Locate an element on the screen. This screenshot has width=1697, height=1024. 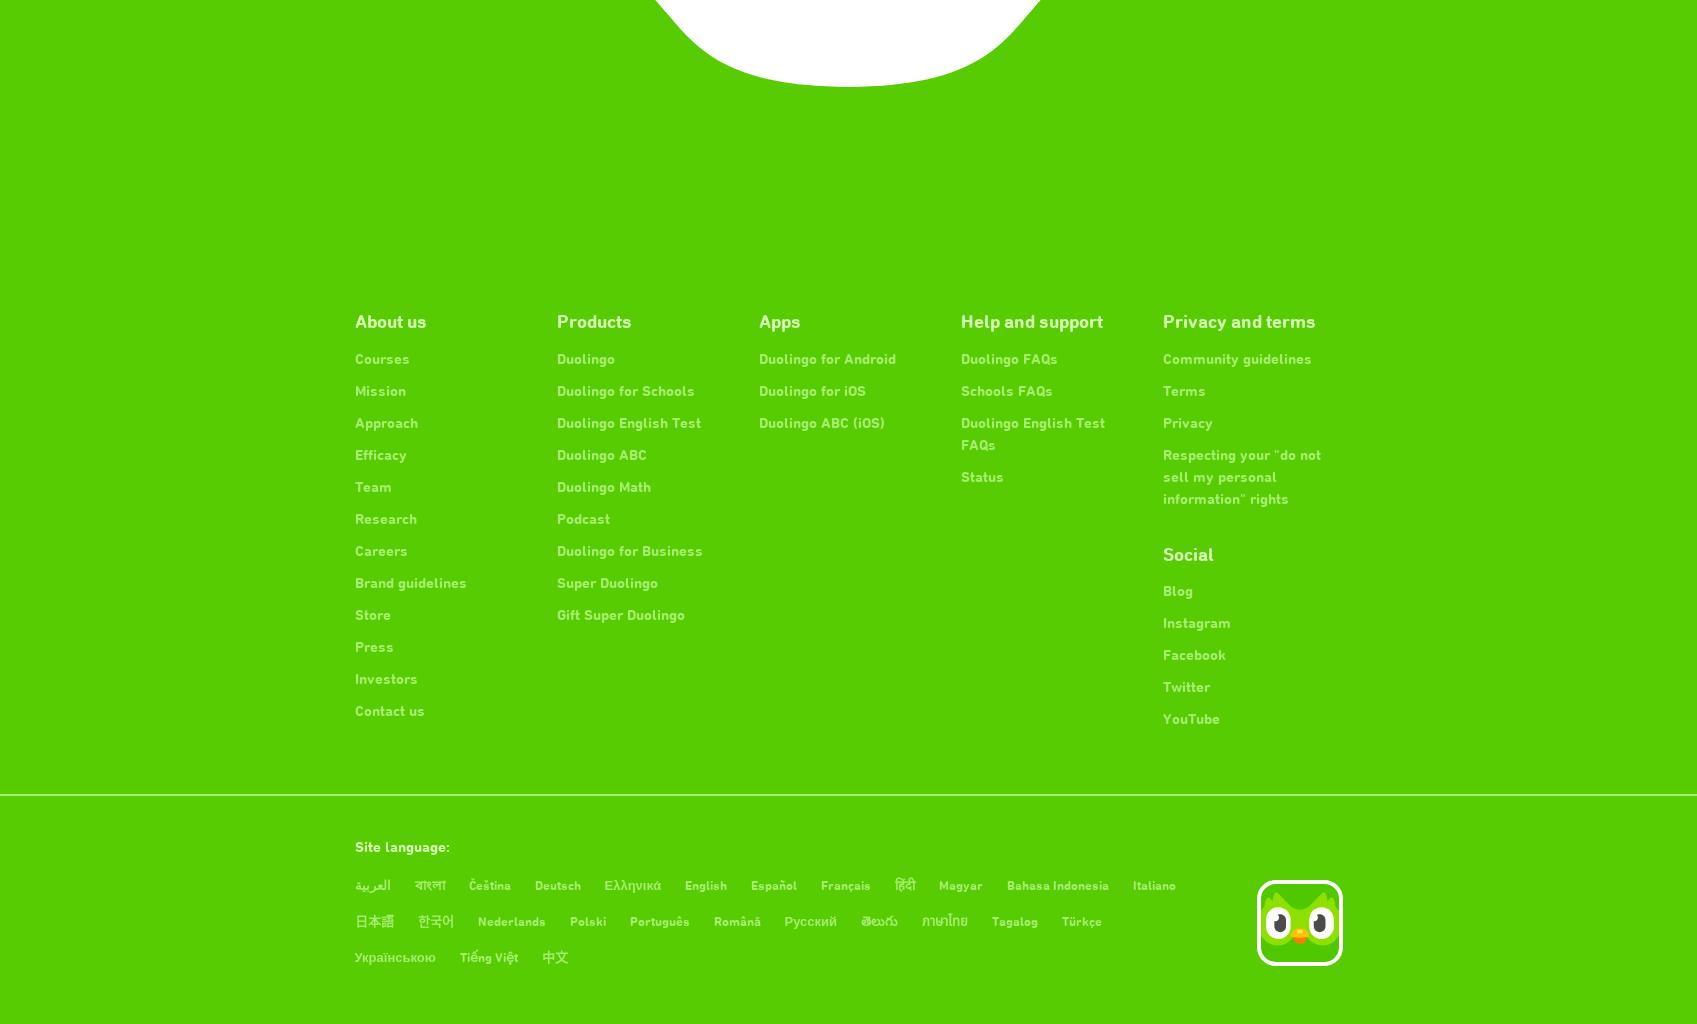
'Privacy' is located at coordinates (1186, 420).